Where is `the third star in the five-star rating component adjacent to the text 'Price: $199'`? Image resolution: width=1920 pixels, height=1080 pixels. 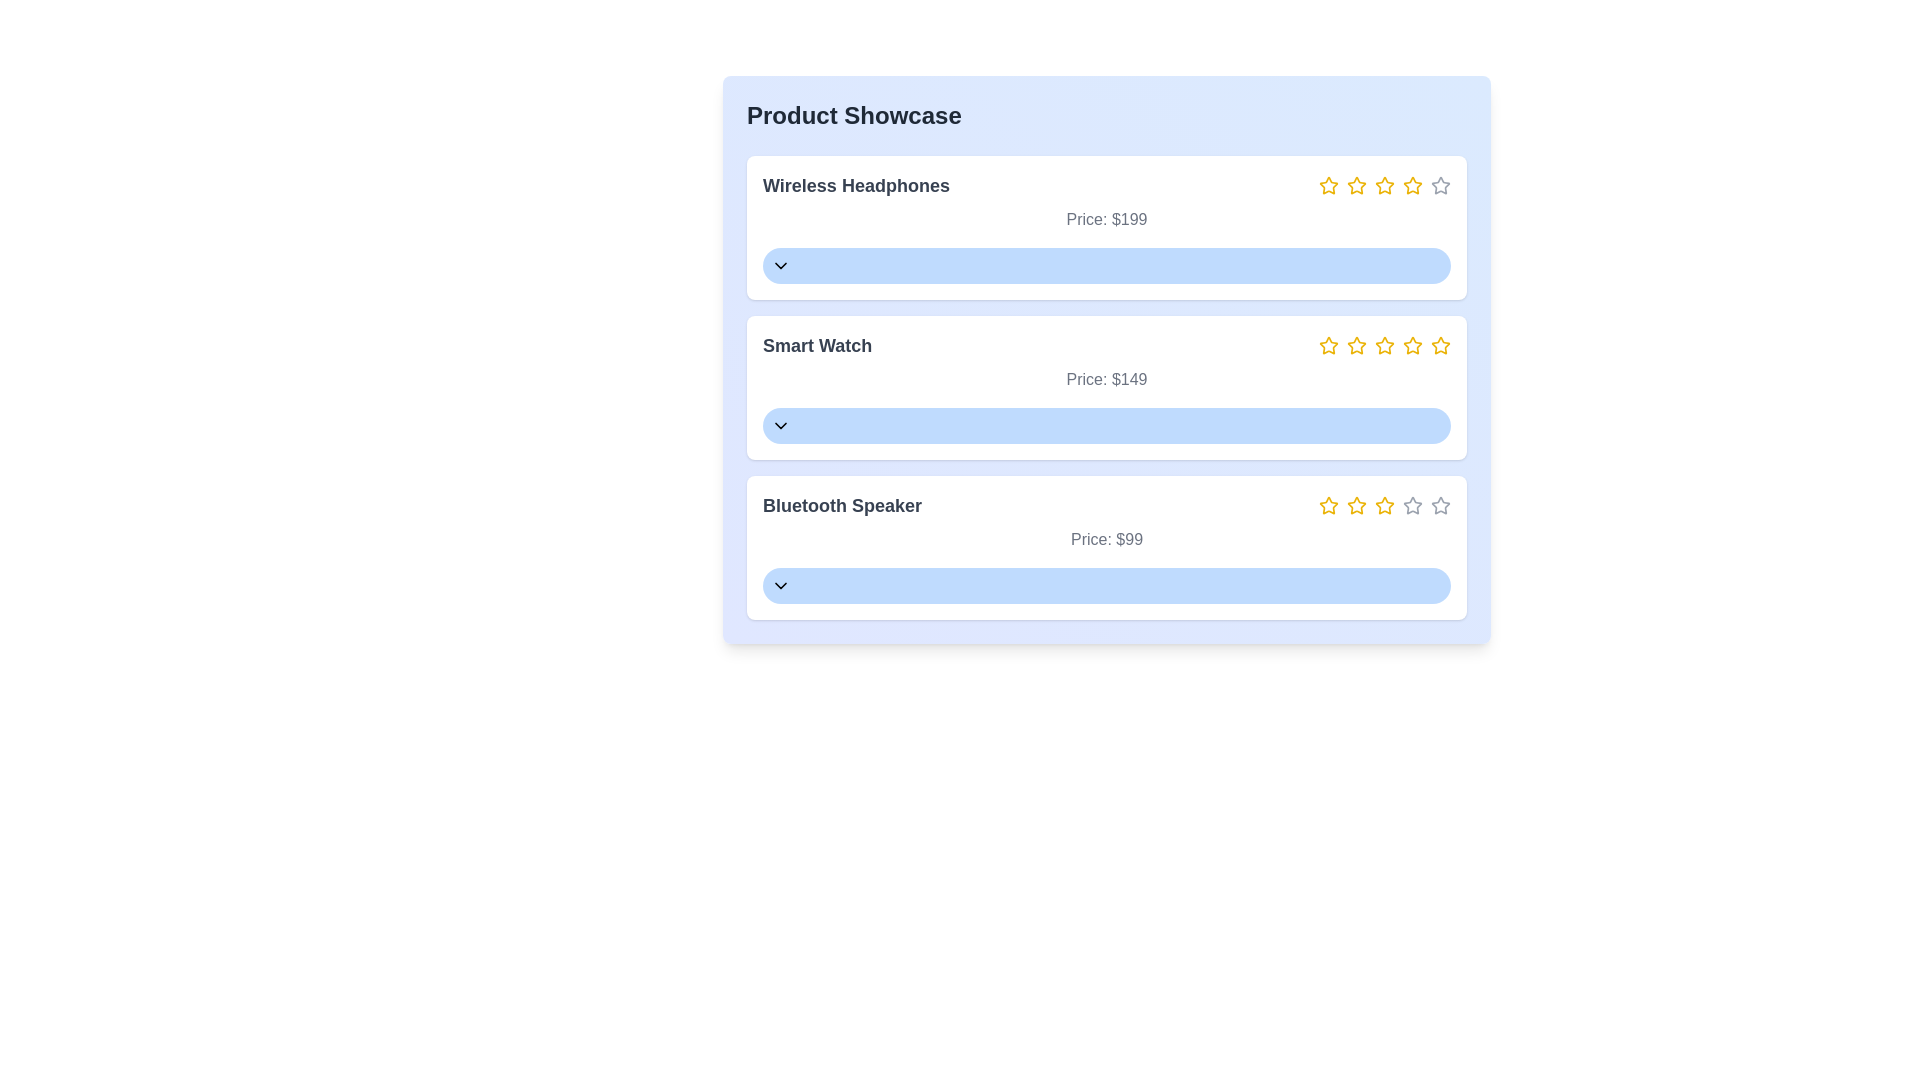 the third star in the five-star rating component adjacent to the text 'Price: $199' is located at coordinates (1384, 185).